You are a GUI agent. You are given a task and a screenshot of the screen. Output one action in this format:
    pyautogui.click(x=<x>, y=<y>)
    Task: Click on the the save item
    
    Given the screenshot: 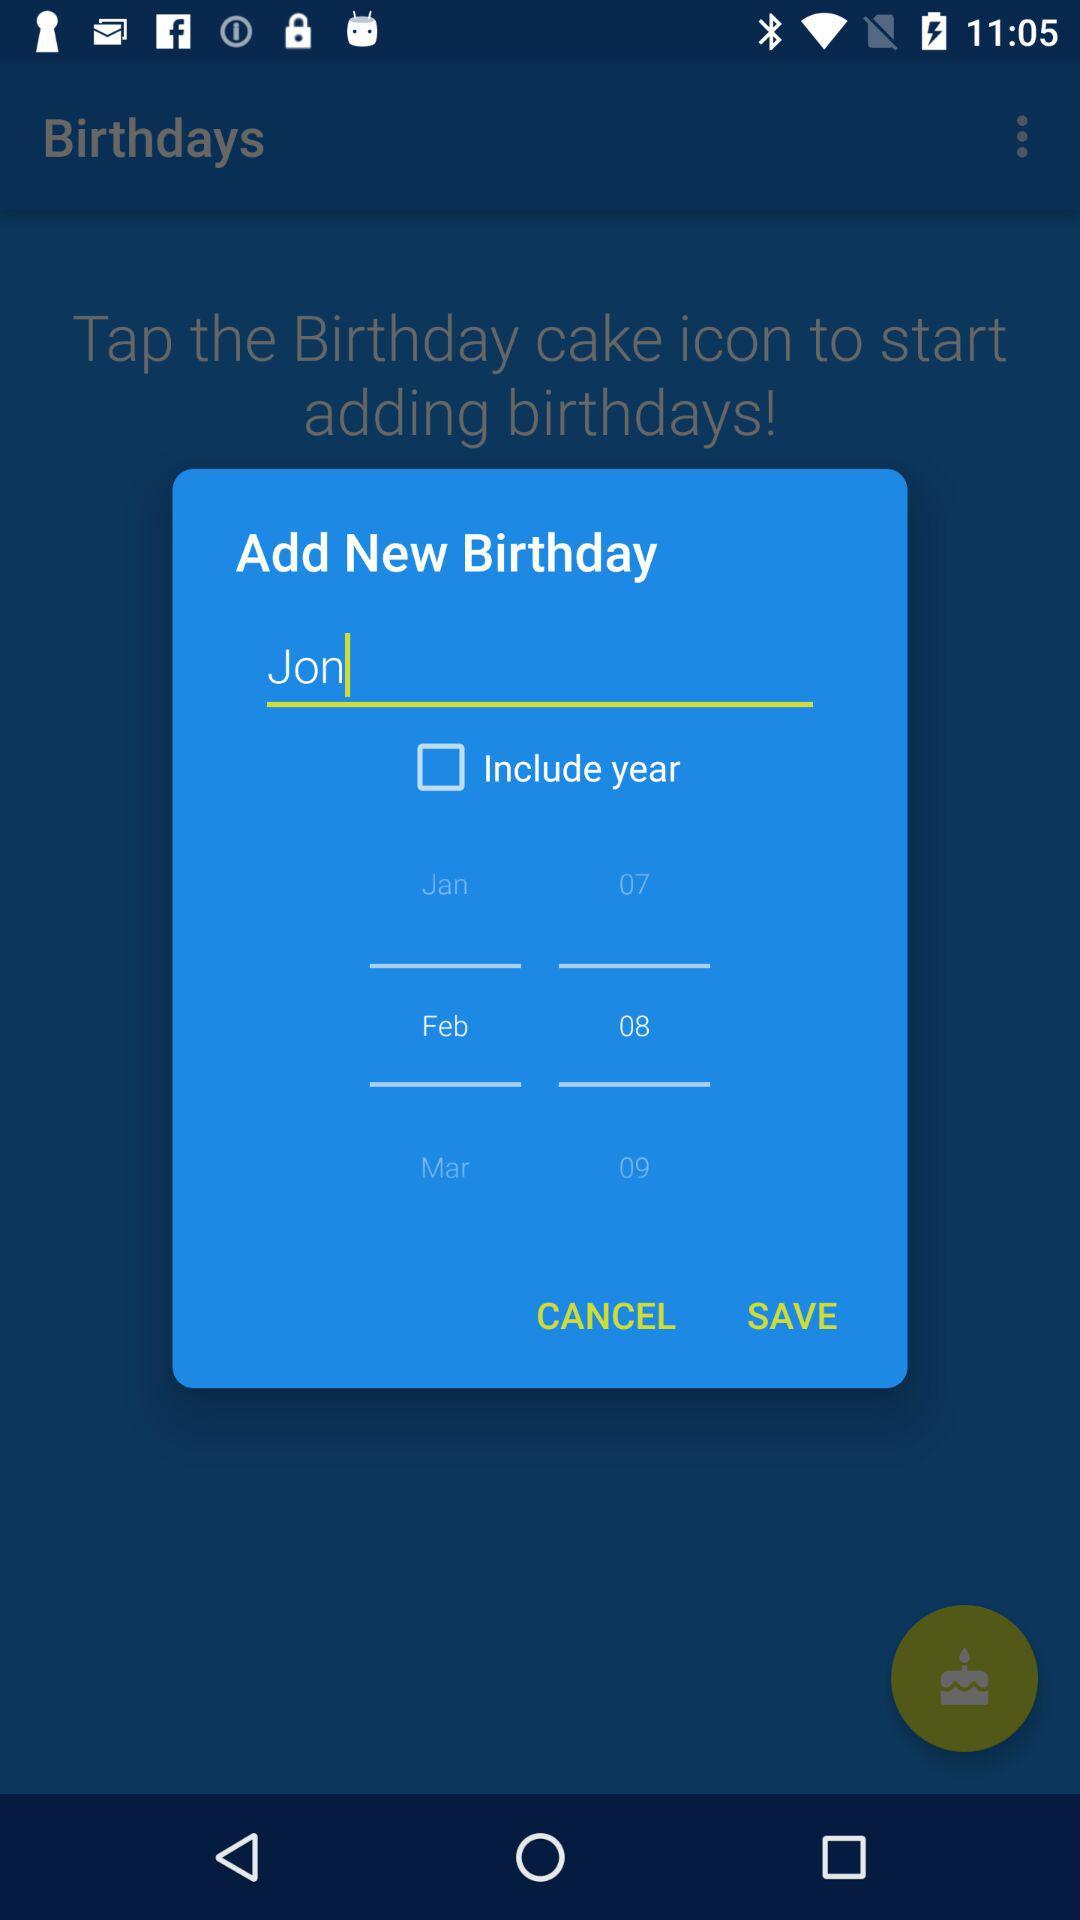 What is the action you would take?
    pyautogui.click(x=790, y=1314)
    